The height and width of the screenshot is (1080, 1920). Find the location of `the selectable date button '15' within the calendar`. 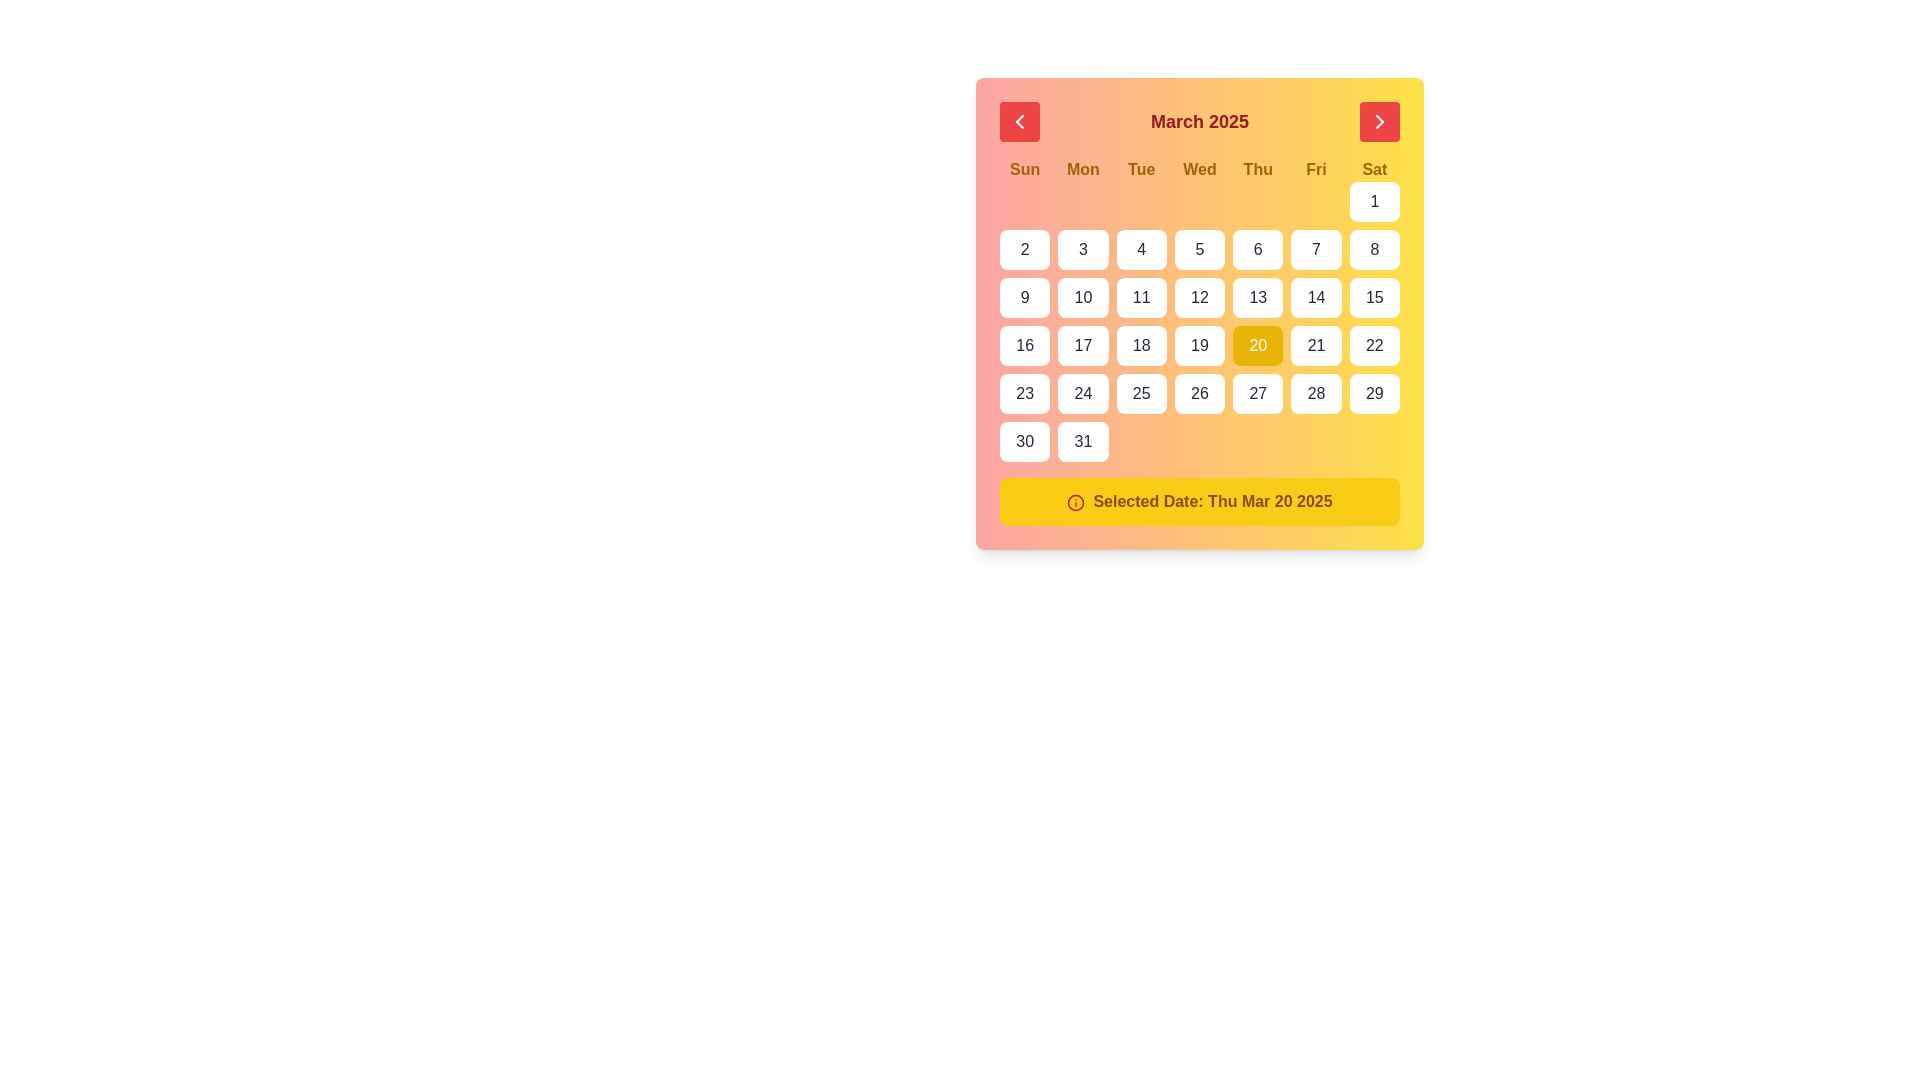

the selectable date button '15' within the calendar is located at coordinates (1373, 297).